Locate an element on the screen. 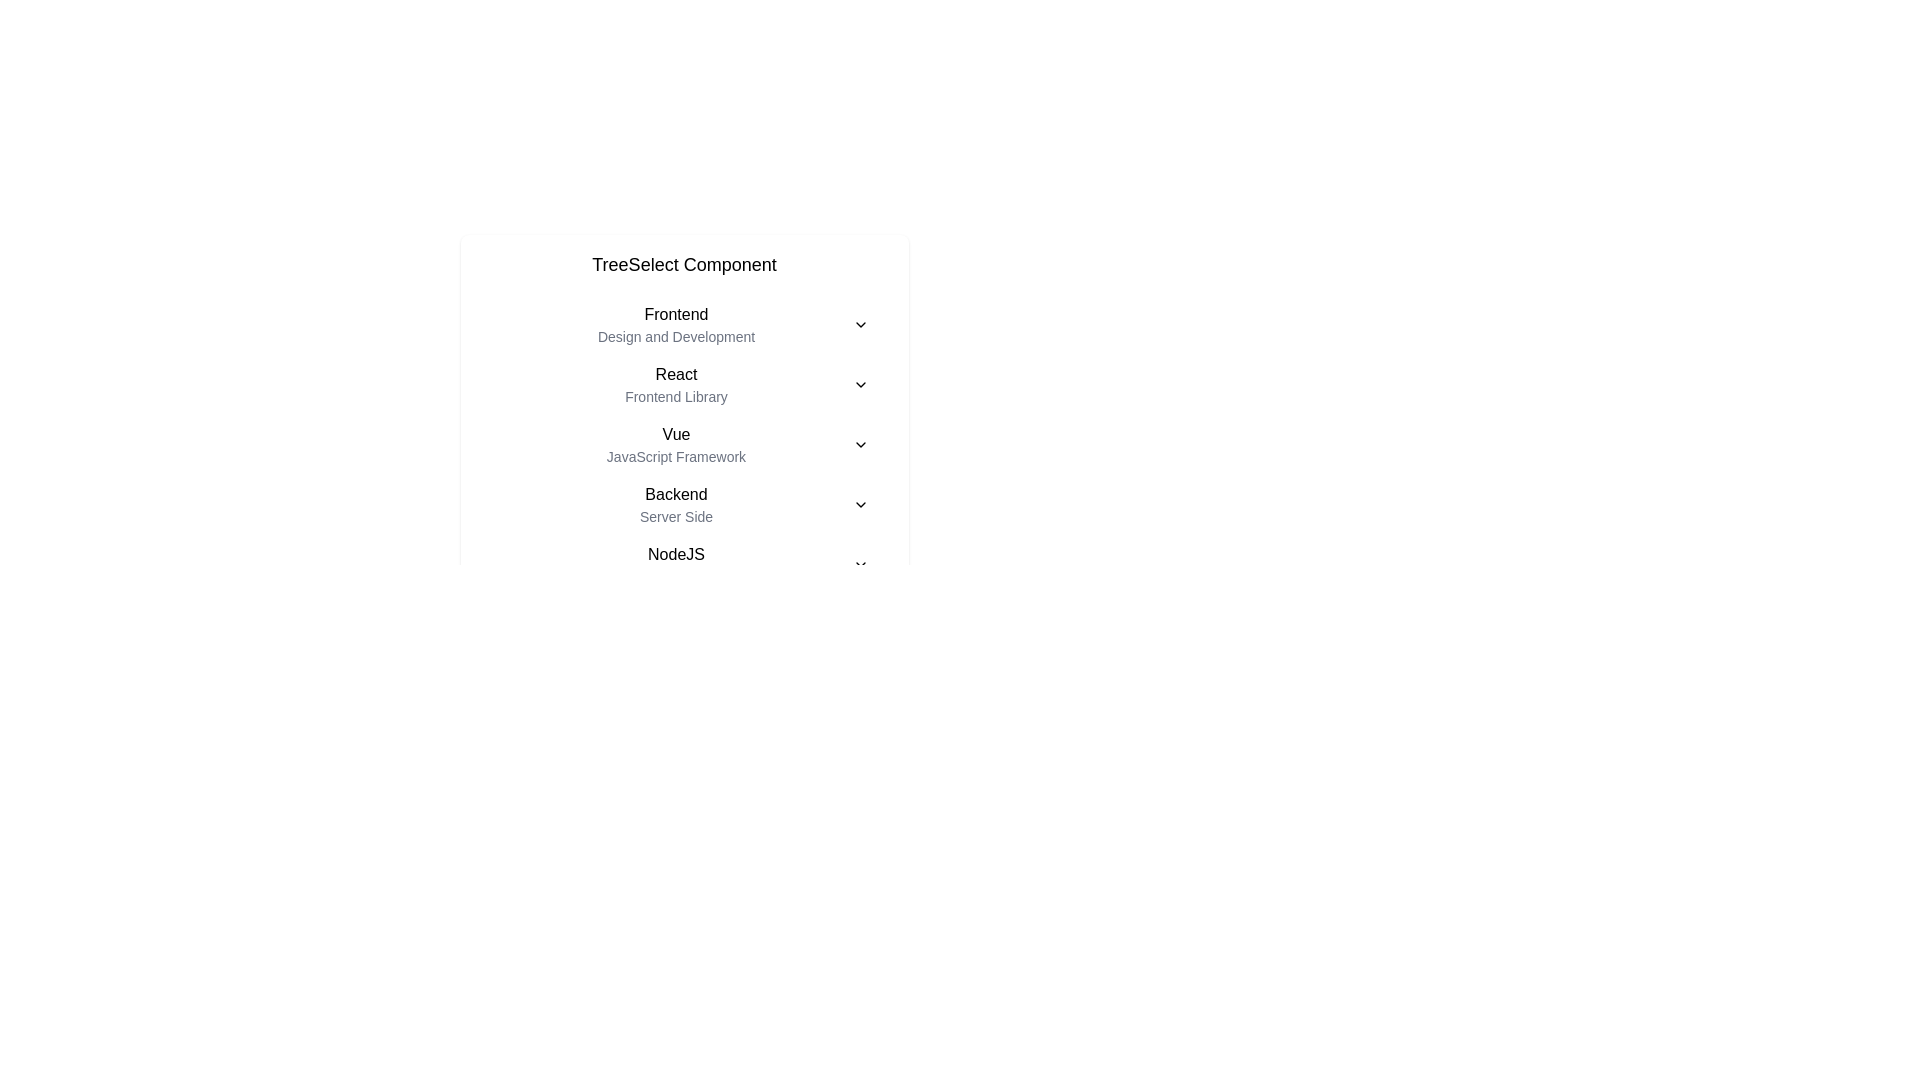  the small downward-pointing chevron icon located on the right edge of the 'Vue' item labeled 'JavaScript Framework' is located at coordinates (860, 443).